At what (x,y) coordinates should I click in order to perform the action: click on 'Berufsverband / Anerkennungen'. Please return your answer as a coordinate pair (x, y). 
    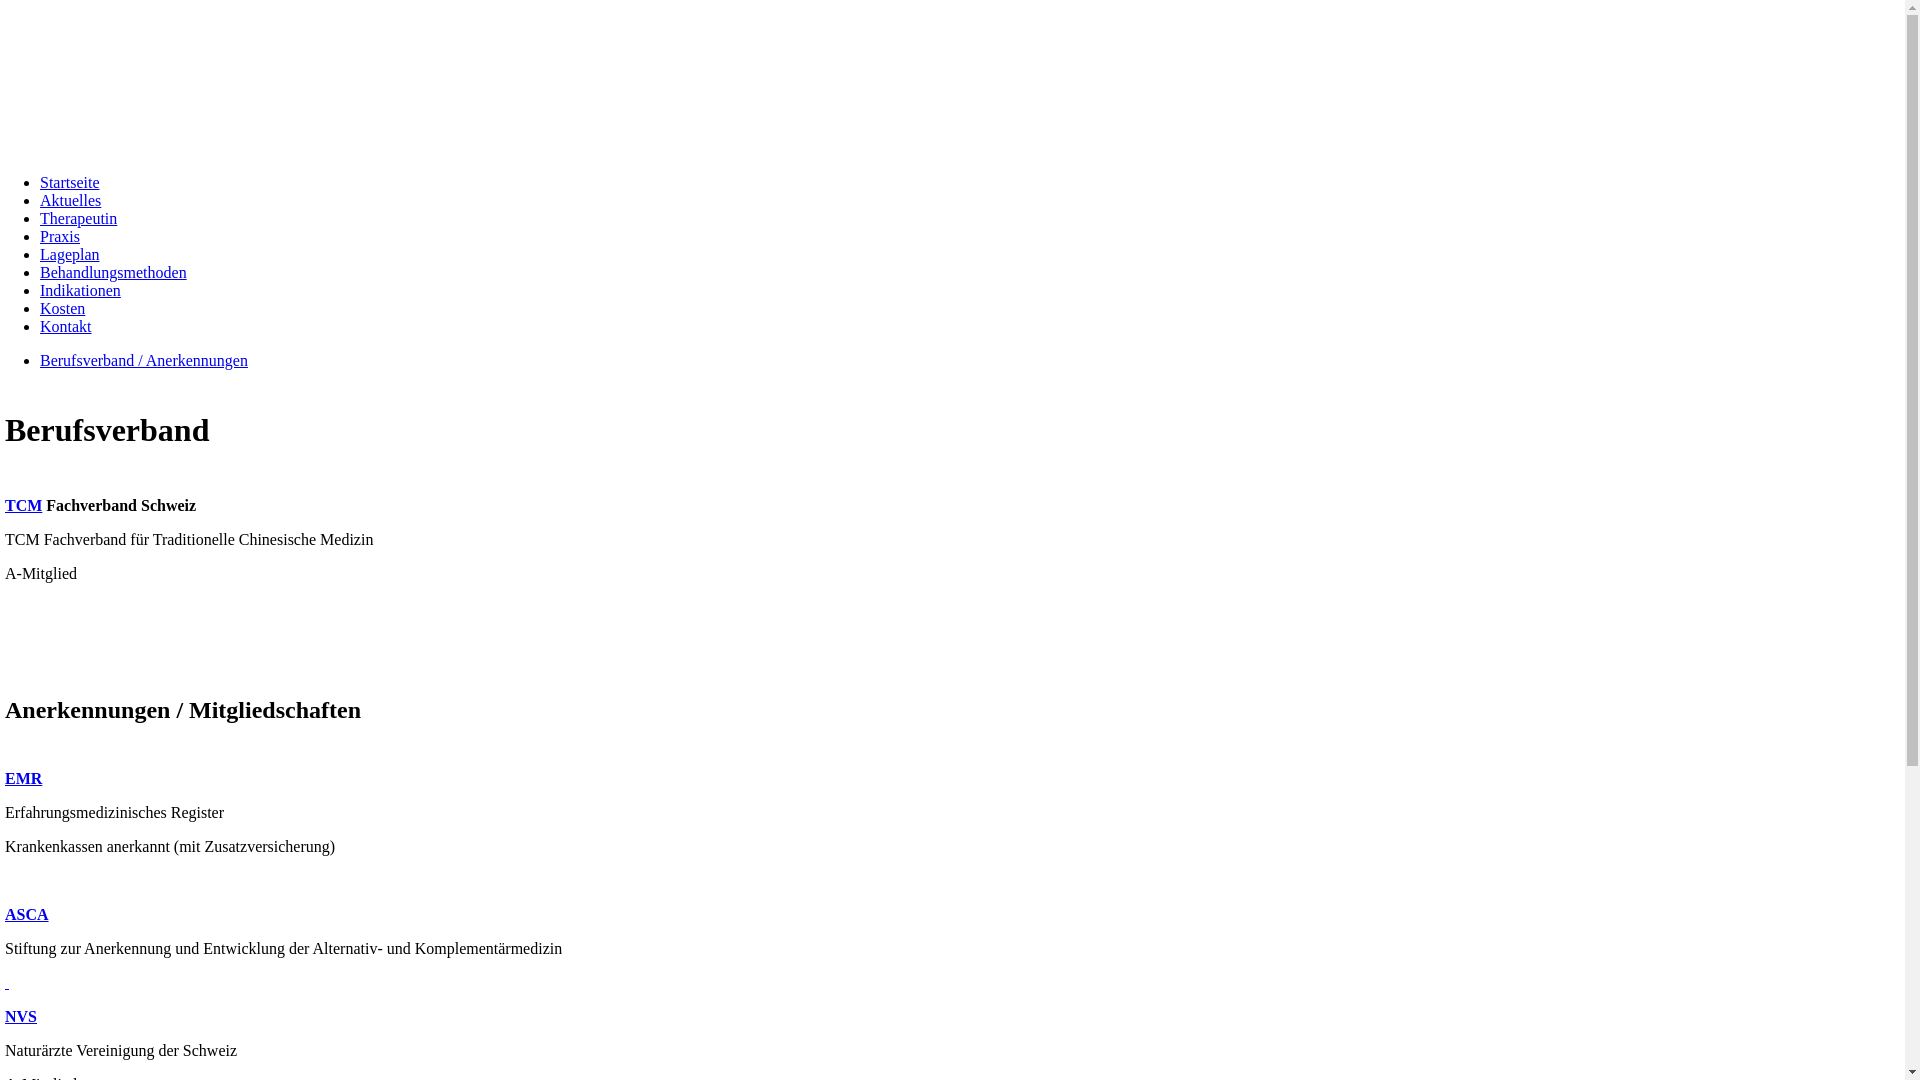
    Looking at the image, I should click on (143, 360).